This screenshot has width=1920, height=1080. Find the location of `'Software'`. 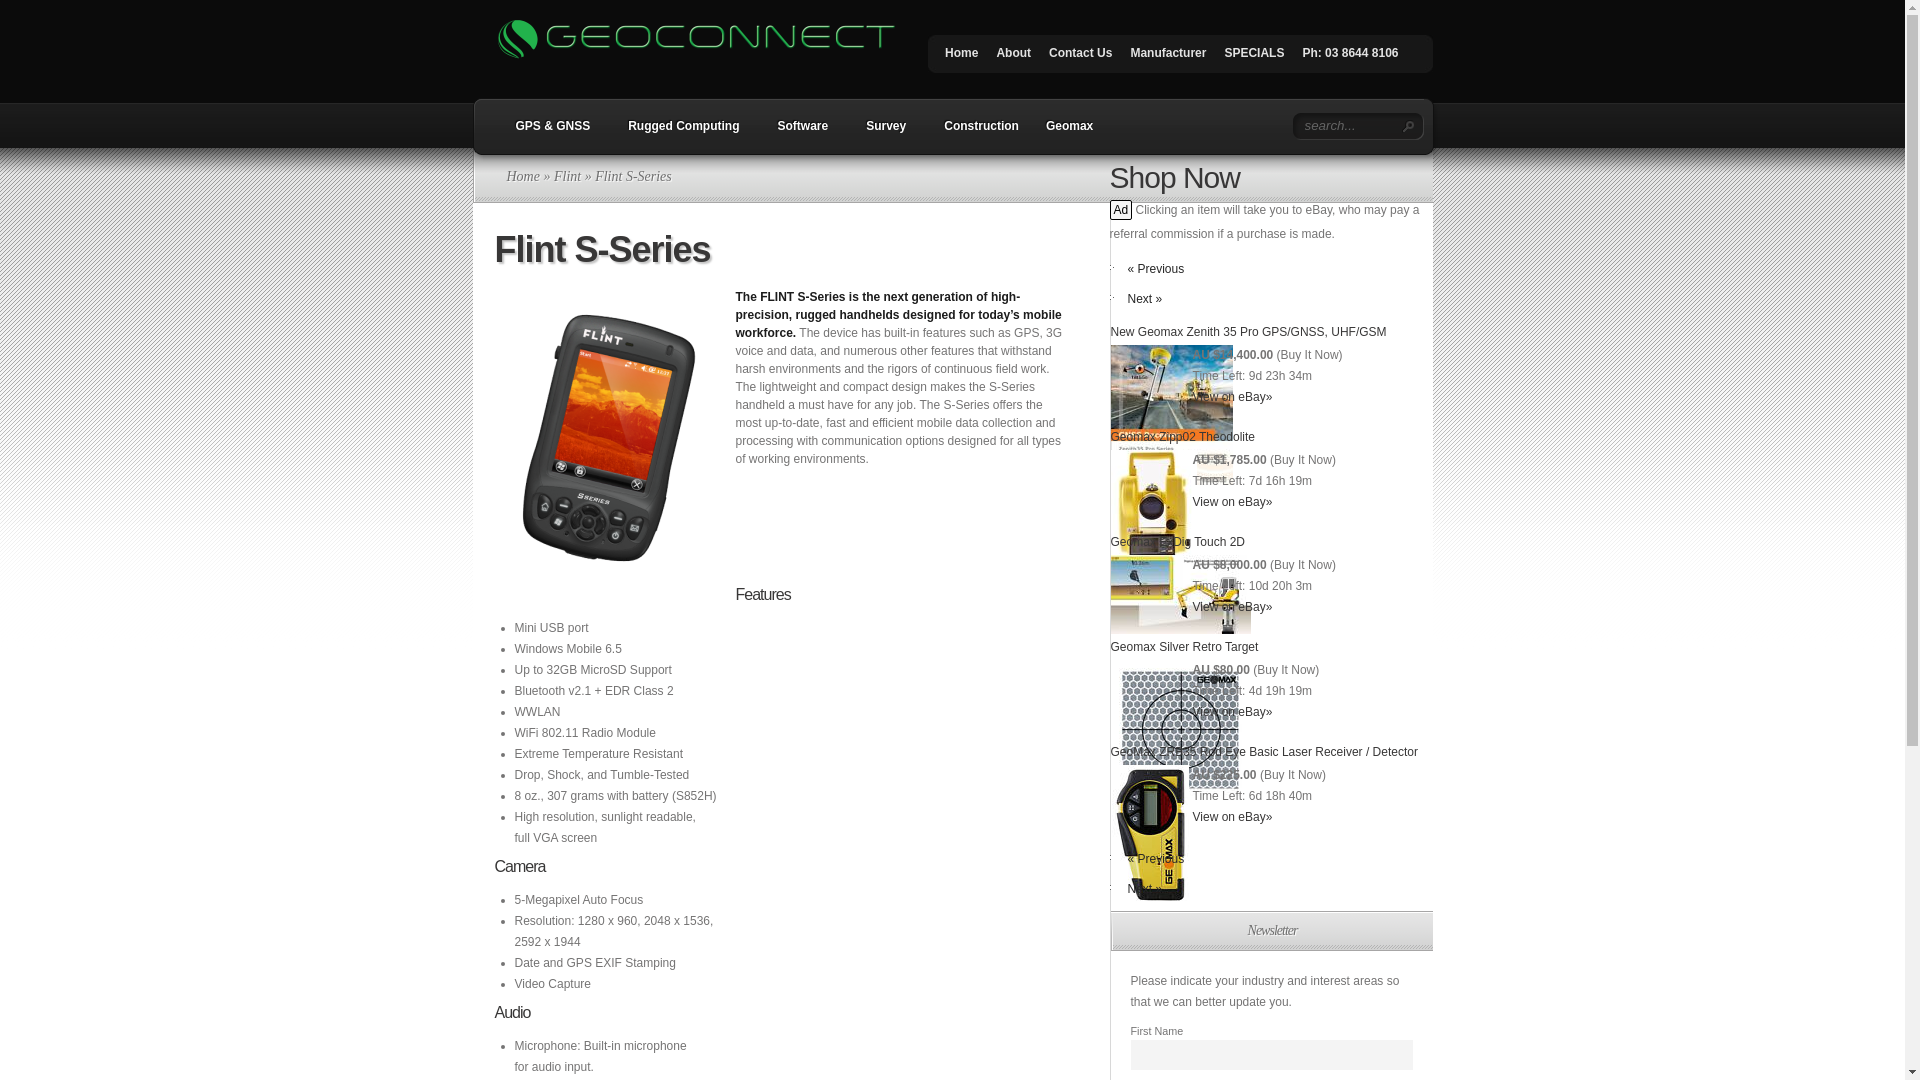

'Software' is located at coordinates (796, 132).